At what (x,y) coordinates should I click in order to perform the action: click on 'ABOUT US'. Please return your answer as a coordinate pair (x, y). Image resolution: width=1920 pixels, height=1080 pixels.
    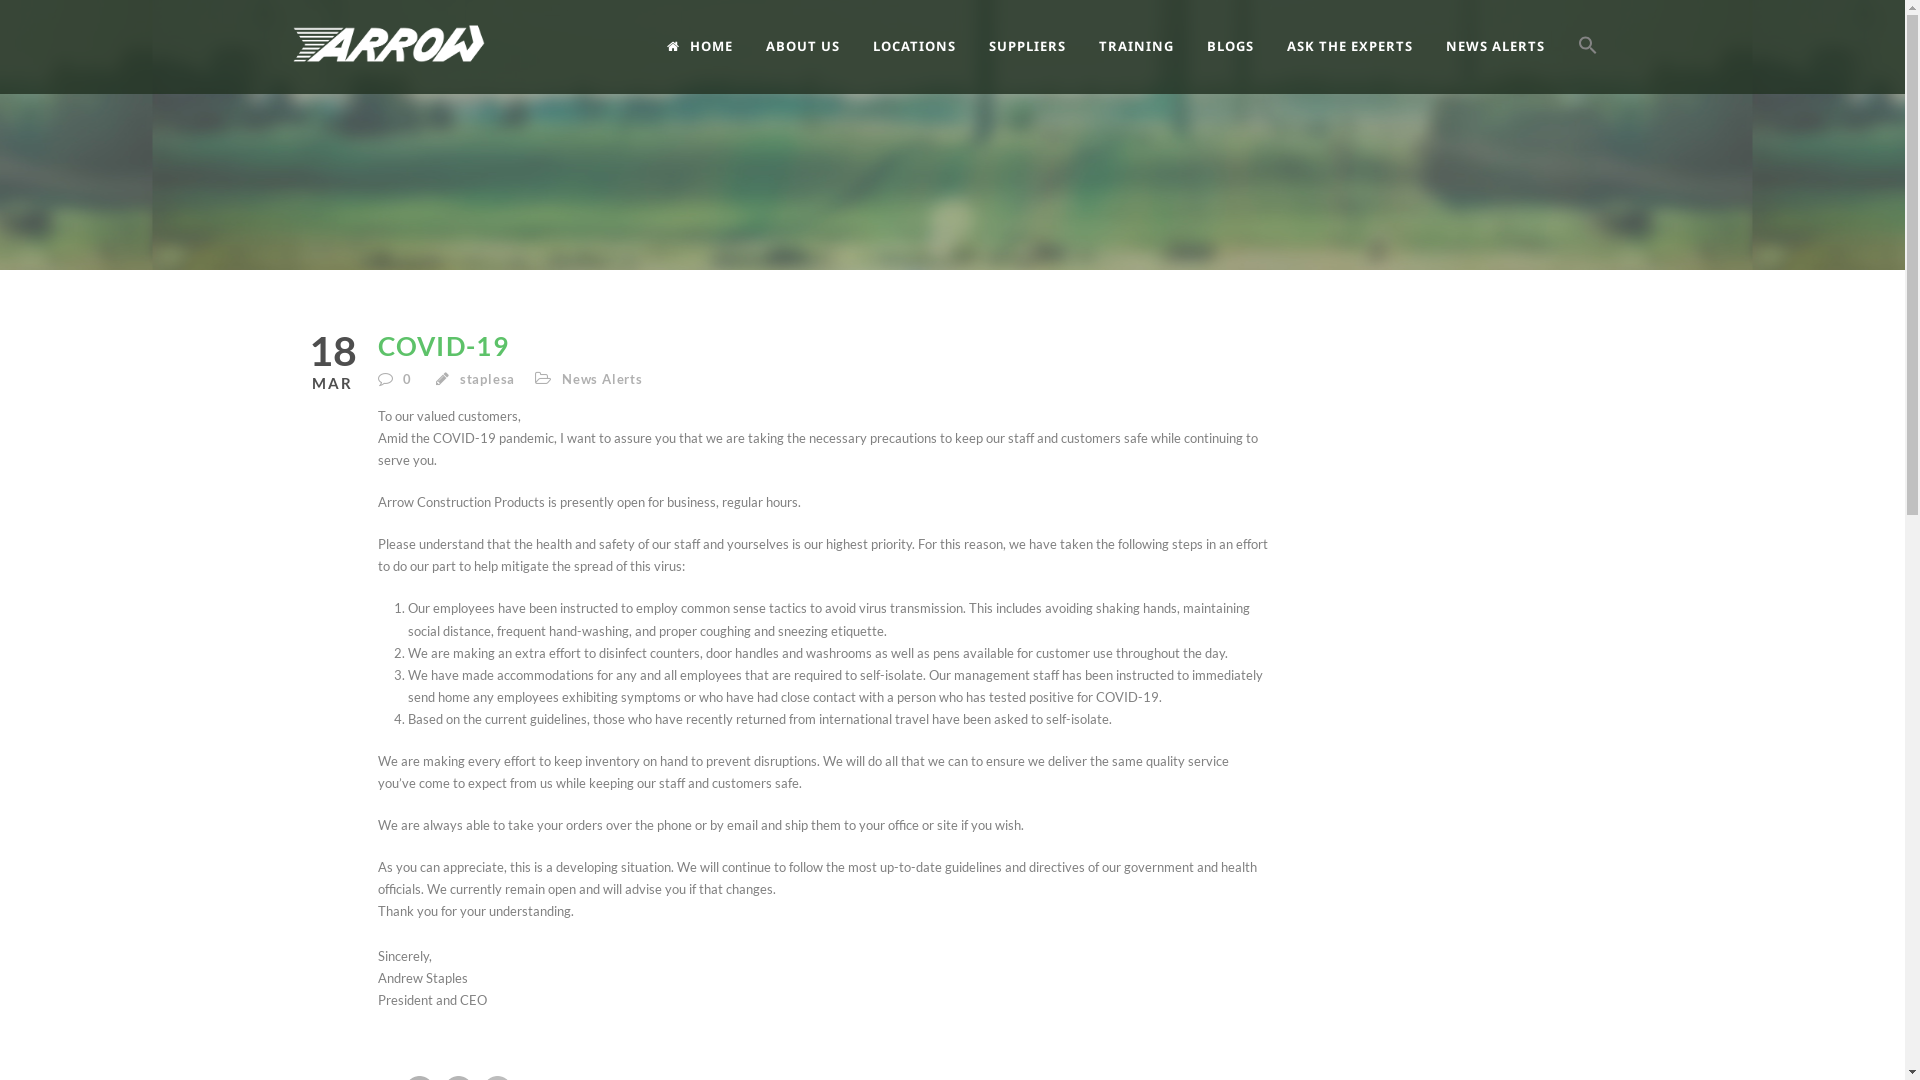
    Looking at the image, I should click on (765, 61).